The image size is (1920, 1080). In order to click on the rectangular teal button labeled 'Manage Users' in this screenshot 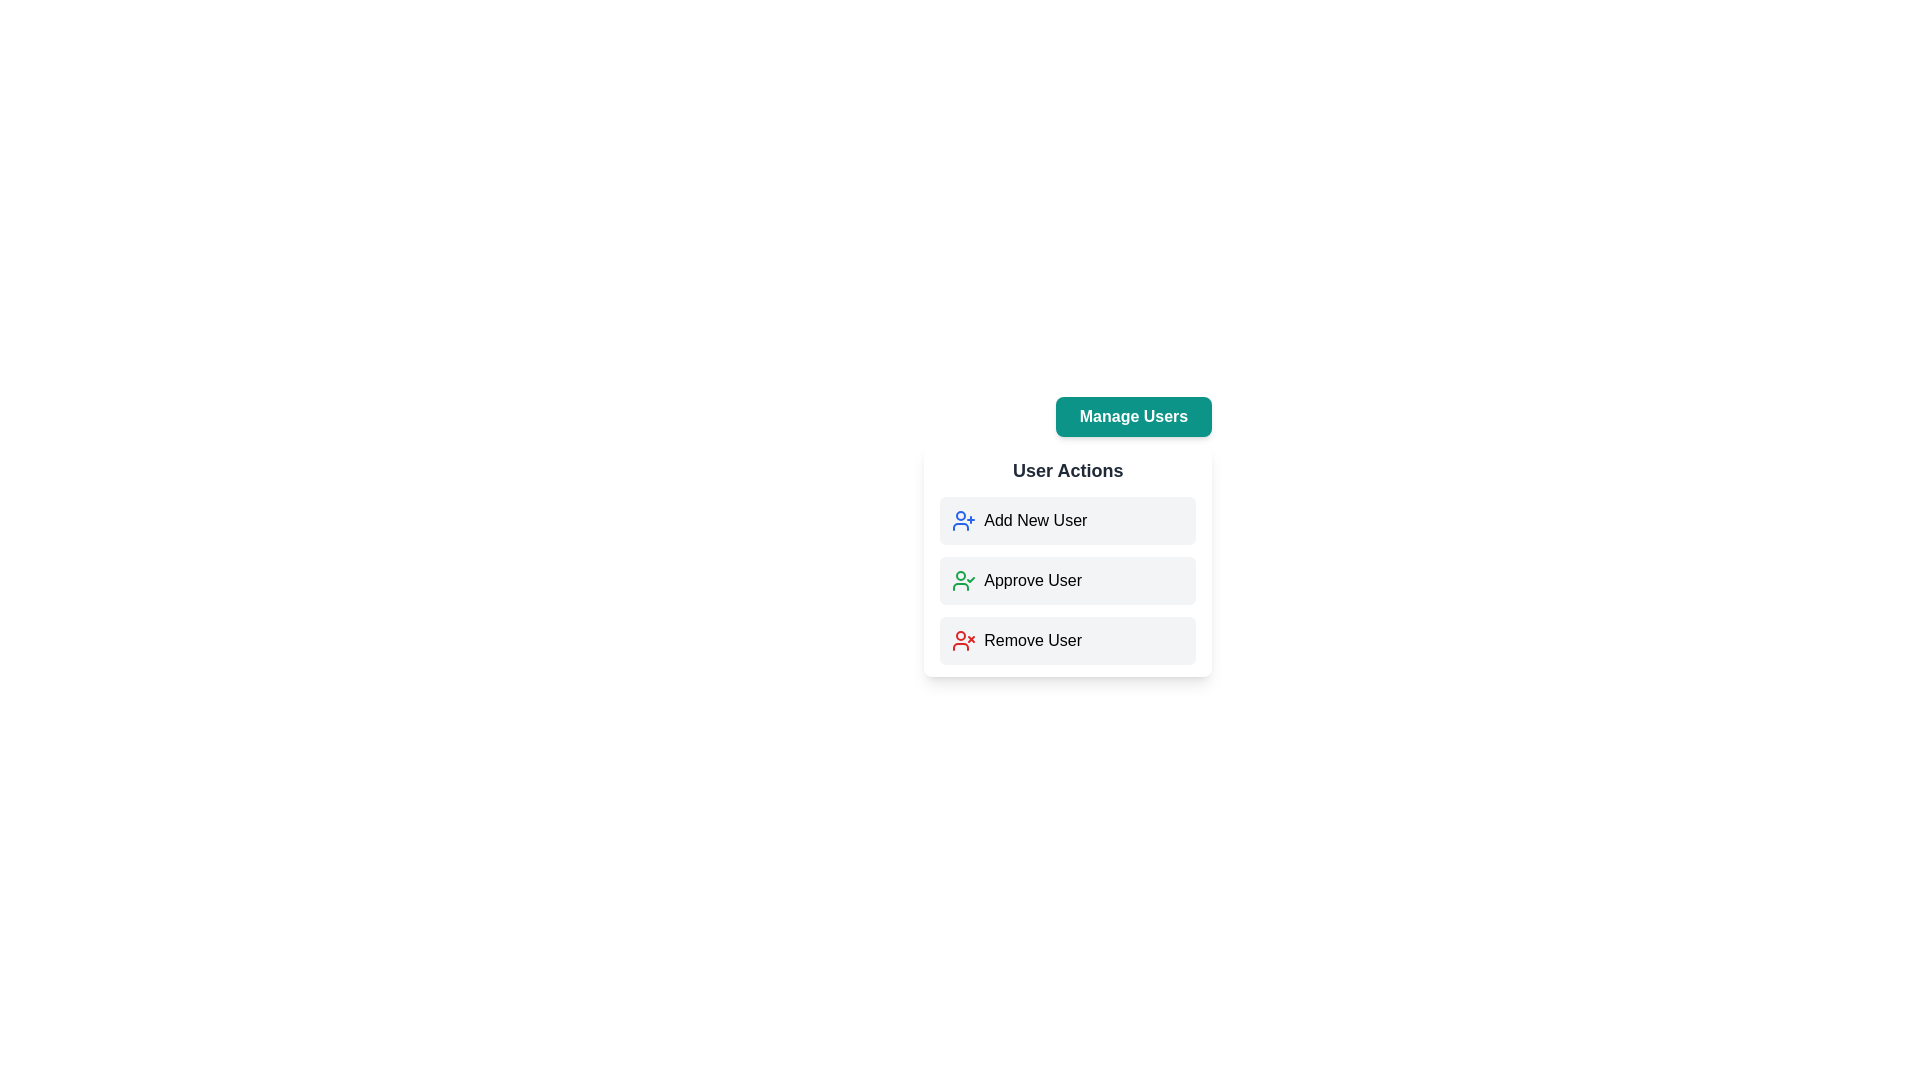, I will do `click(1133, 415)`.